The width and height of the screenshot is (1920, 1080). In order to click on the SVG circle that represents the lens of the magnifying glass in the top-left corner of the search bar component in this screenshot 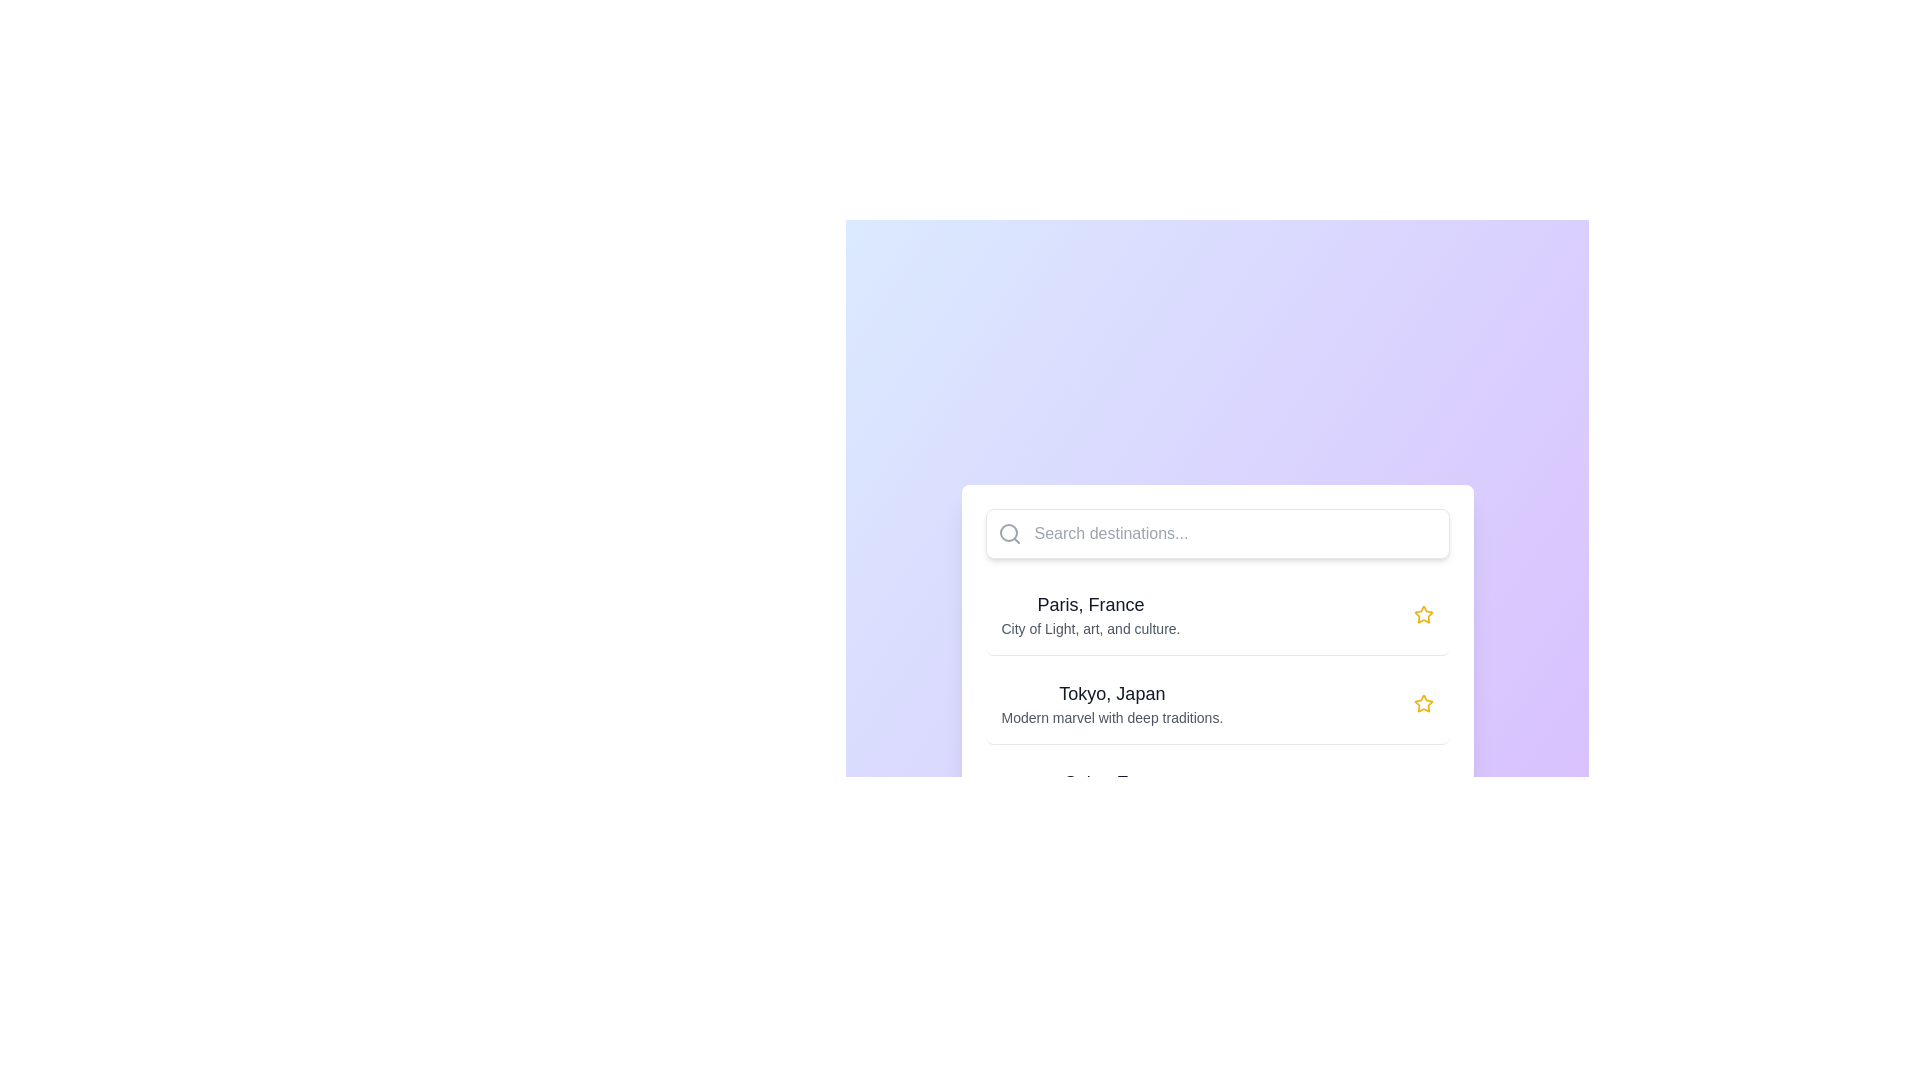, I will do `click(1008, 531)`.